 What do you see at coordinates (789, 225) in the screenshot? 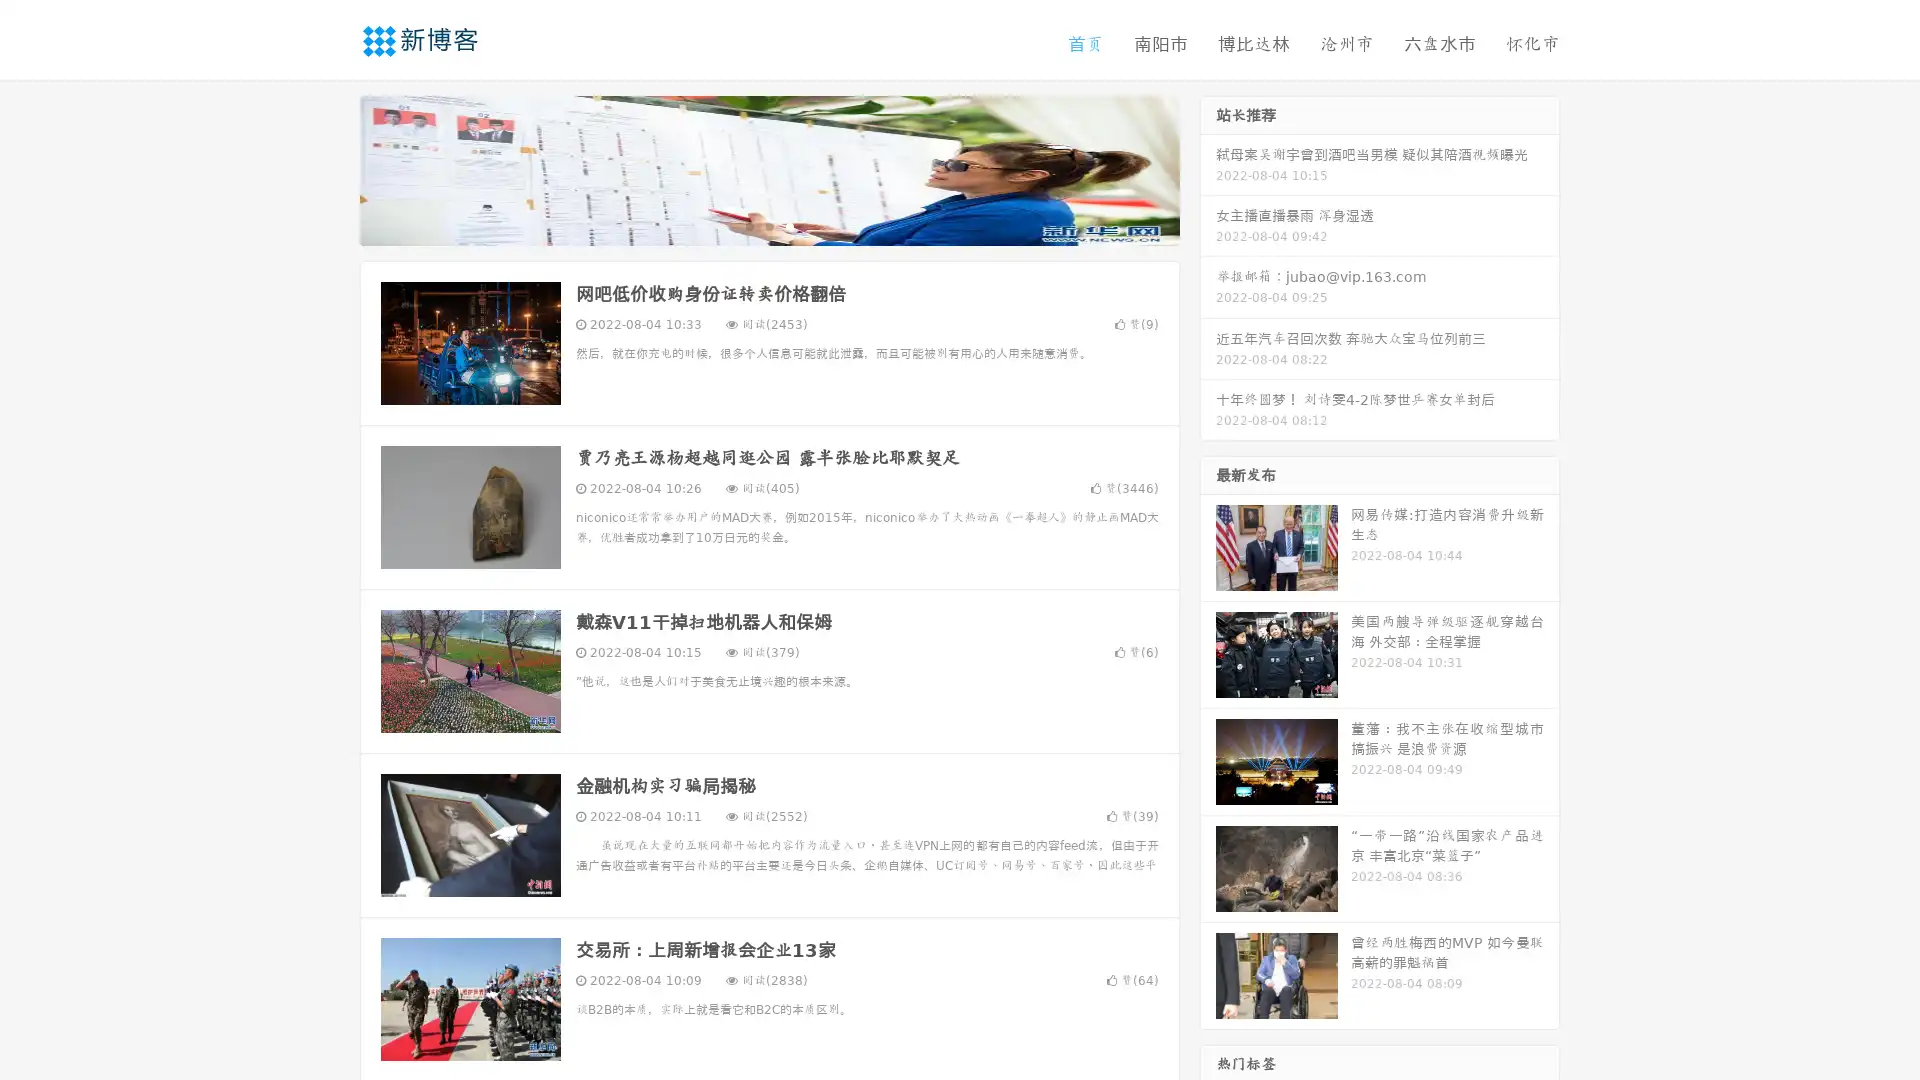
I see `Go to slide 3` at bounding box center [789, 225].